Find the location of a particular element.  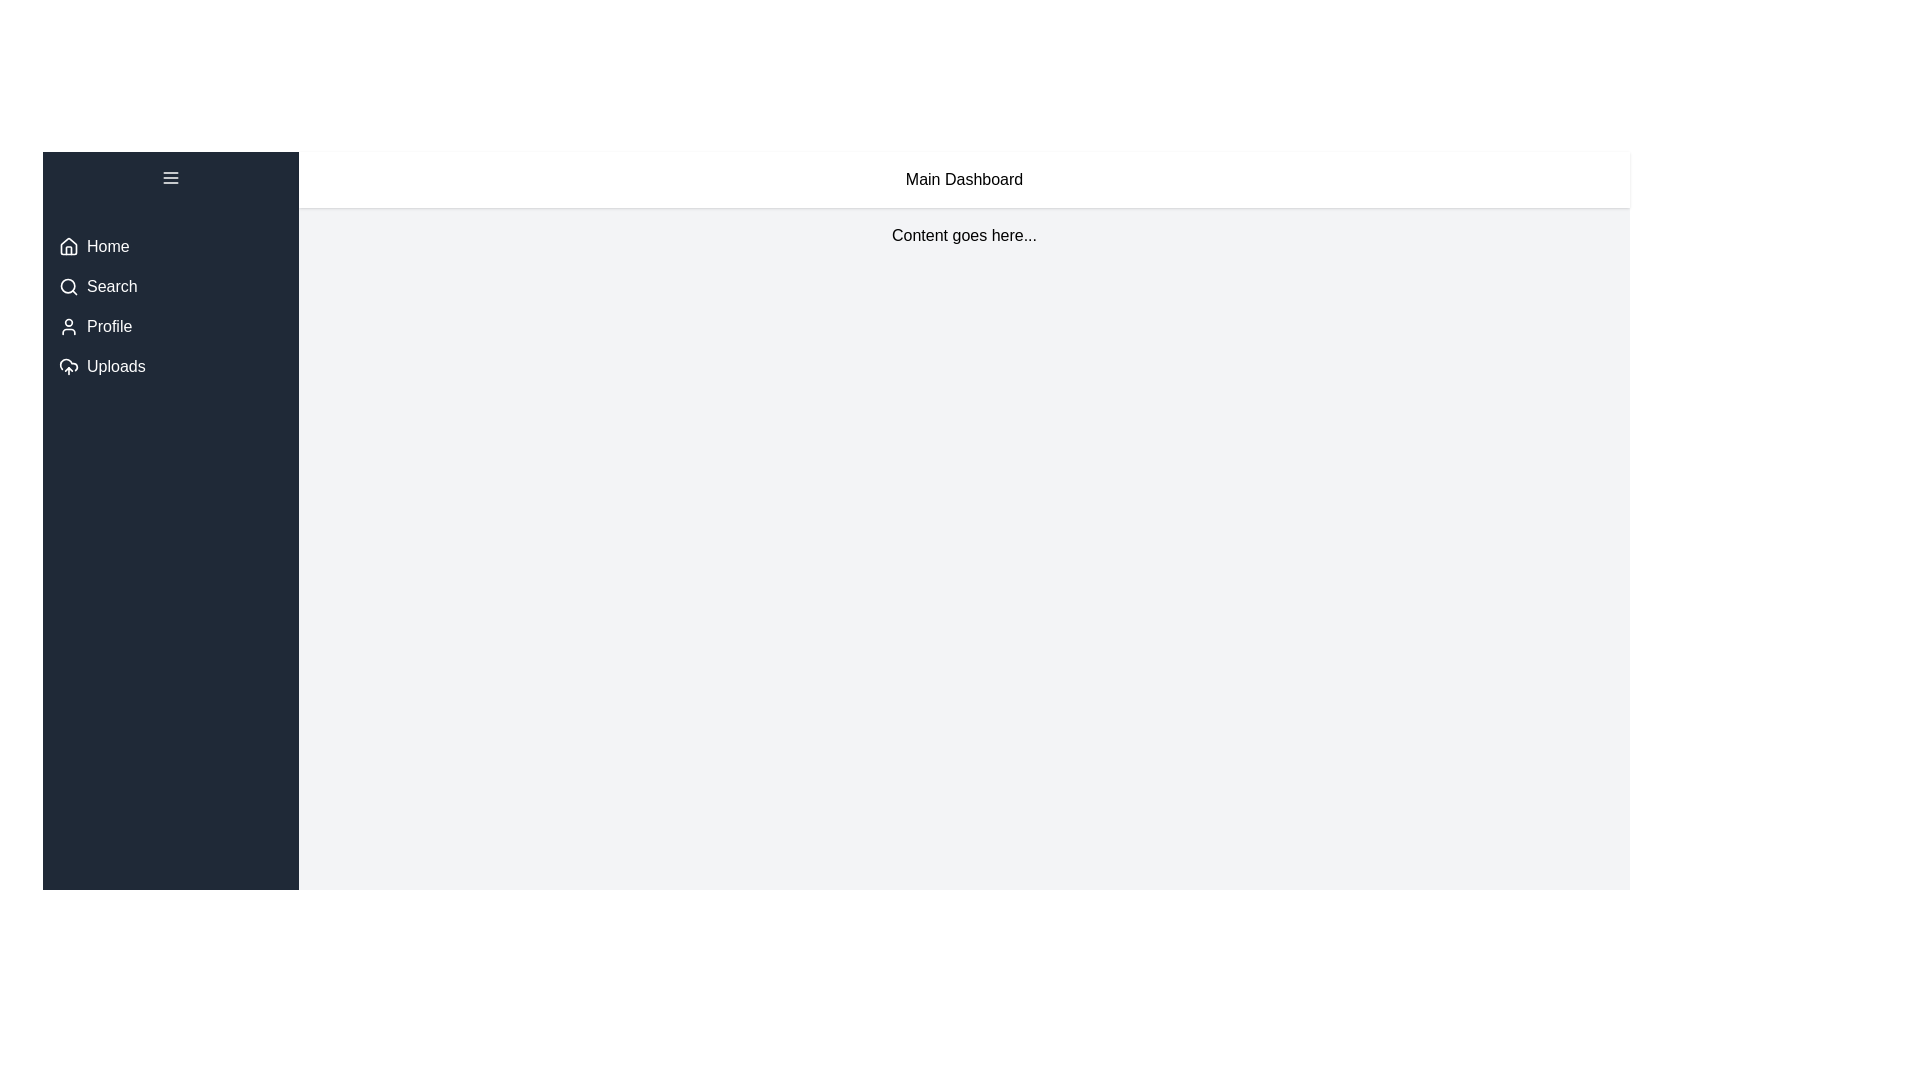

the 'Uploads' icon located in the sidebar menu is located at coordinates (68, 366).